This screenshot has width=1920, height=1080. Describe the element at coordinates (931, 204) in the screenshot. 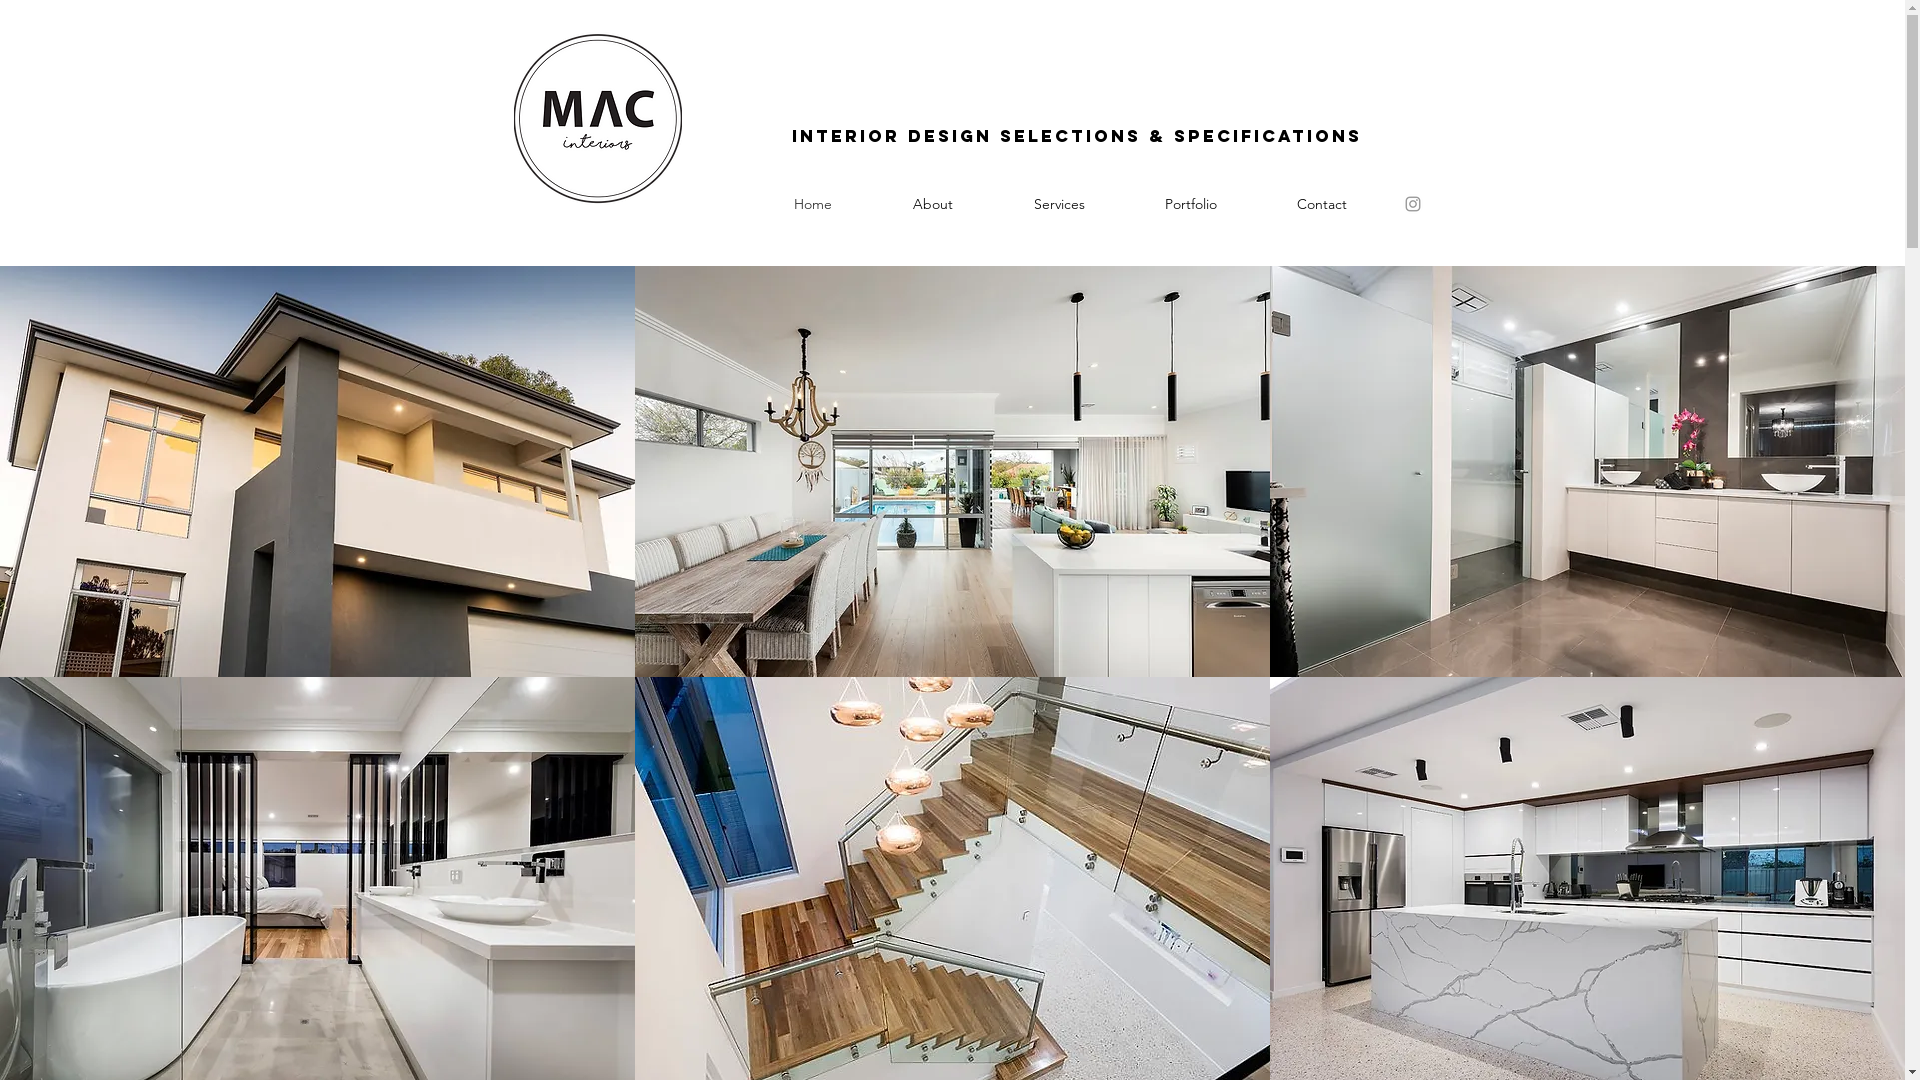

I see `'About'` at that location.